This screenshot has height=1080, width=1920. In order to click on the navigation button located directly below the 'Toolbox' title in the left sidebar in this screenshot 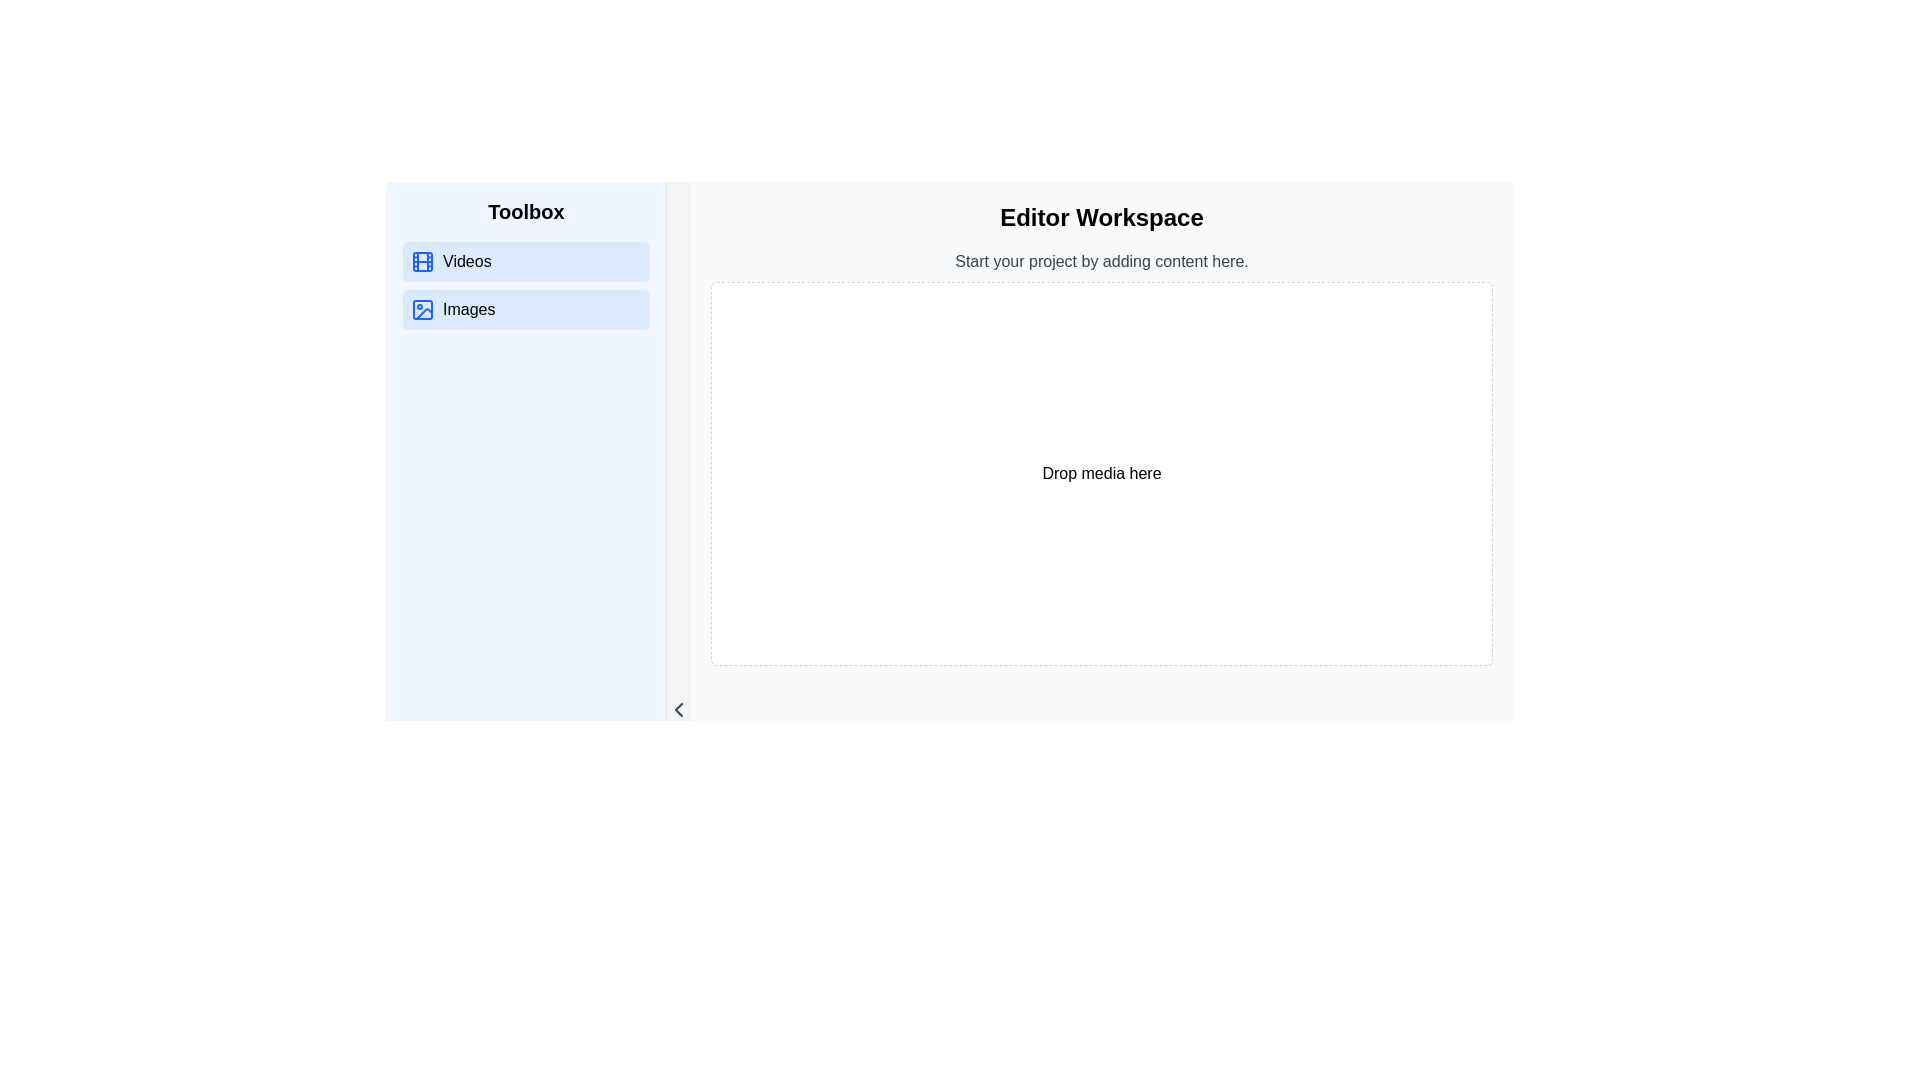, I will do `click(526, 262)`.